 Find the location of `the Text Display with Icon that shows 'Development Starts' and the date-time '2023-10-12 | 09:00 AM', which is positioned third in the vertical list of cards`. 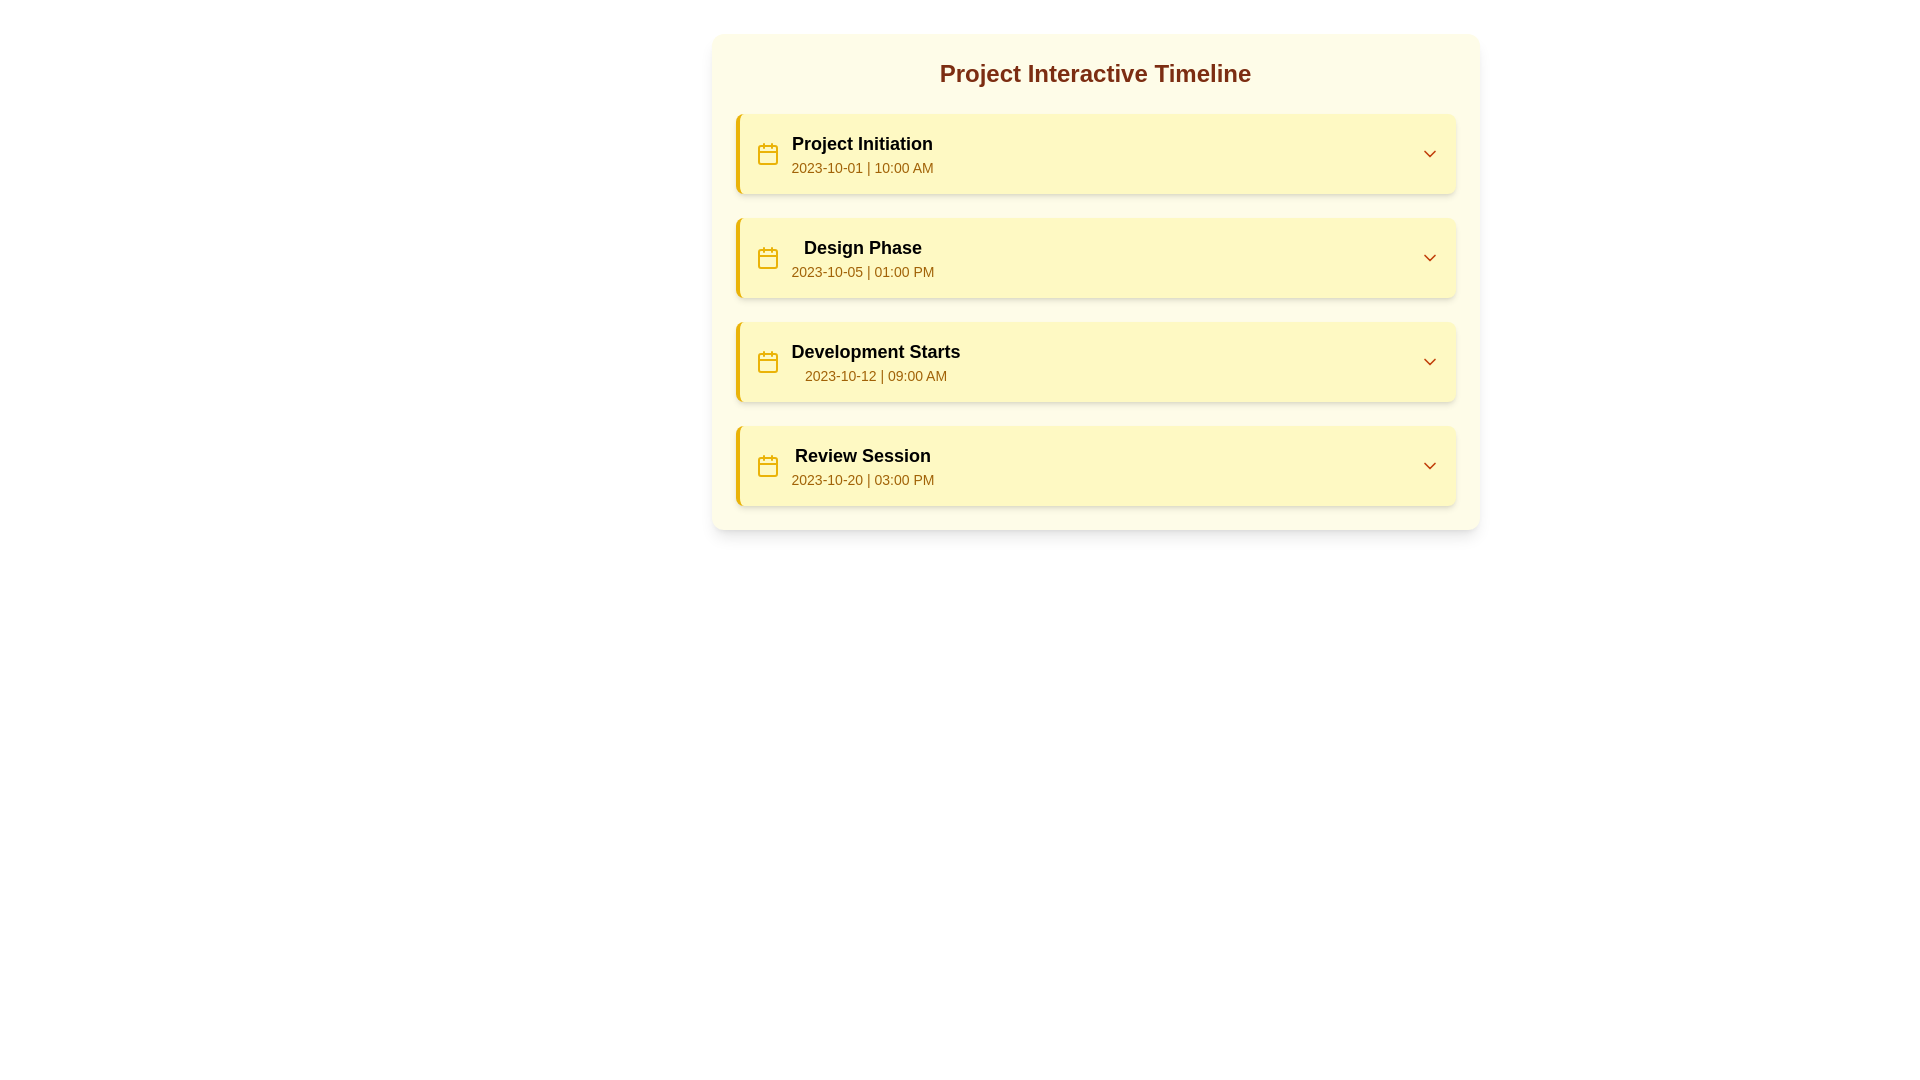

the Text Display with Icon that shows 'Development Starts' and the date-time '2023-10-12 | 09:00 AM', which is positioned third in the vertical list of cards is located at coordinates (858, 362).